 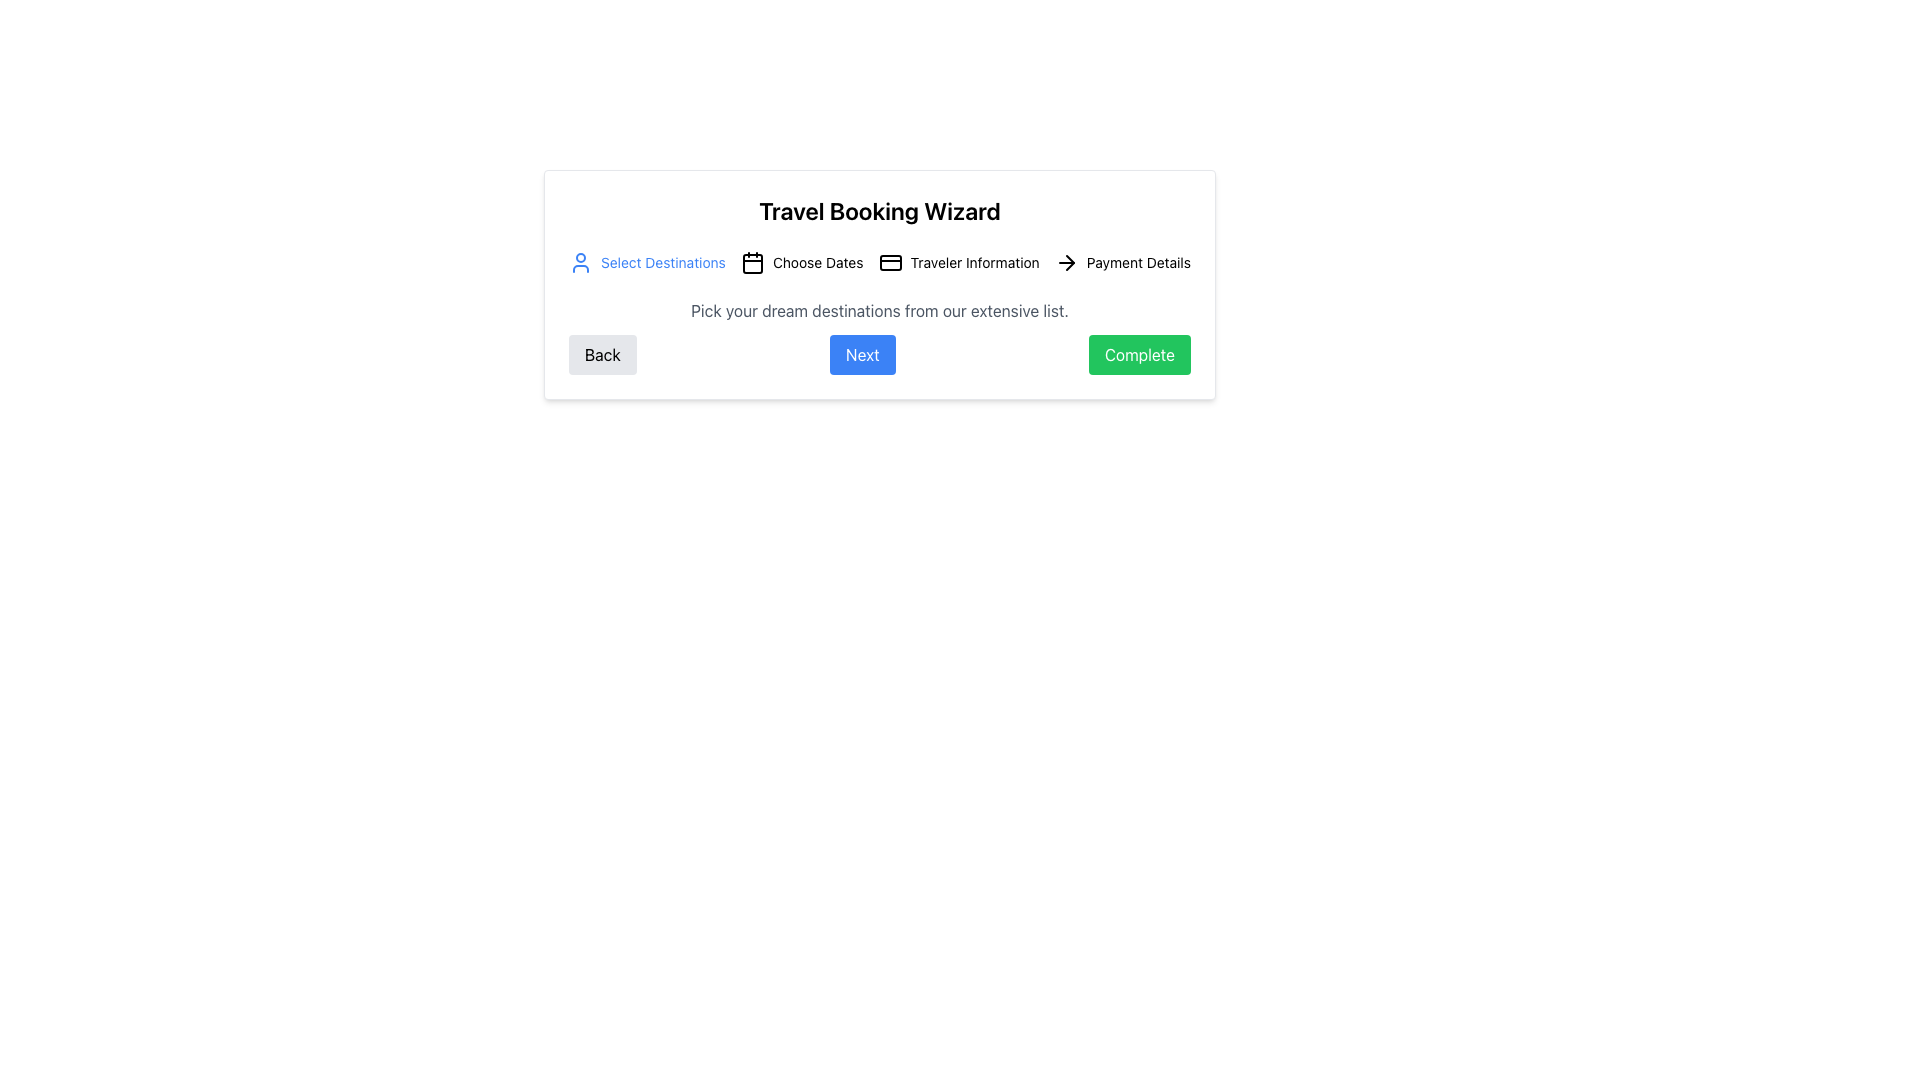 I want to click on the Step Progress Indicator Bar that contains items: 'Select Destinations', 'Choose Dates', 'Traveler Information', and 'Payment Details', which is styled with clear typography and highlights the active item in blue, so click(x=879, y=261).